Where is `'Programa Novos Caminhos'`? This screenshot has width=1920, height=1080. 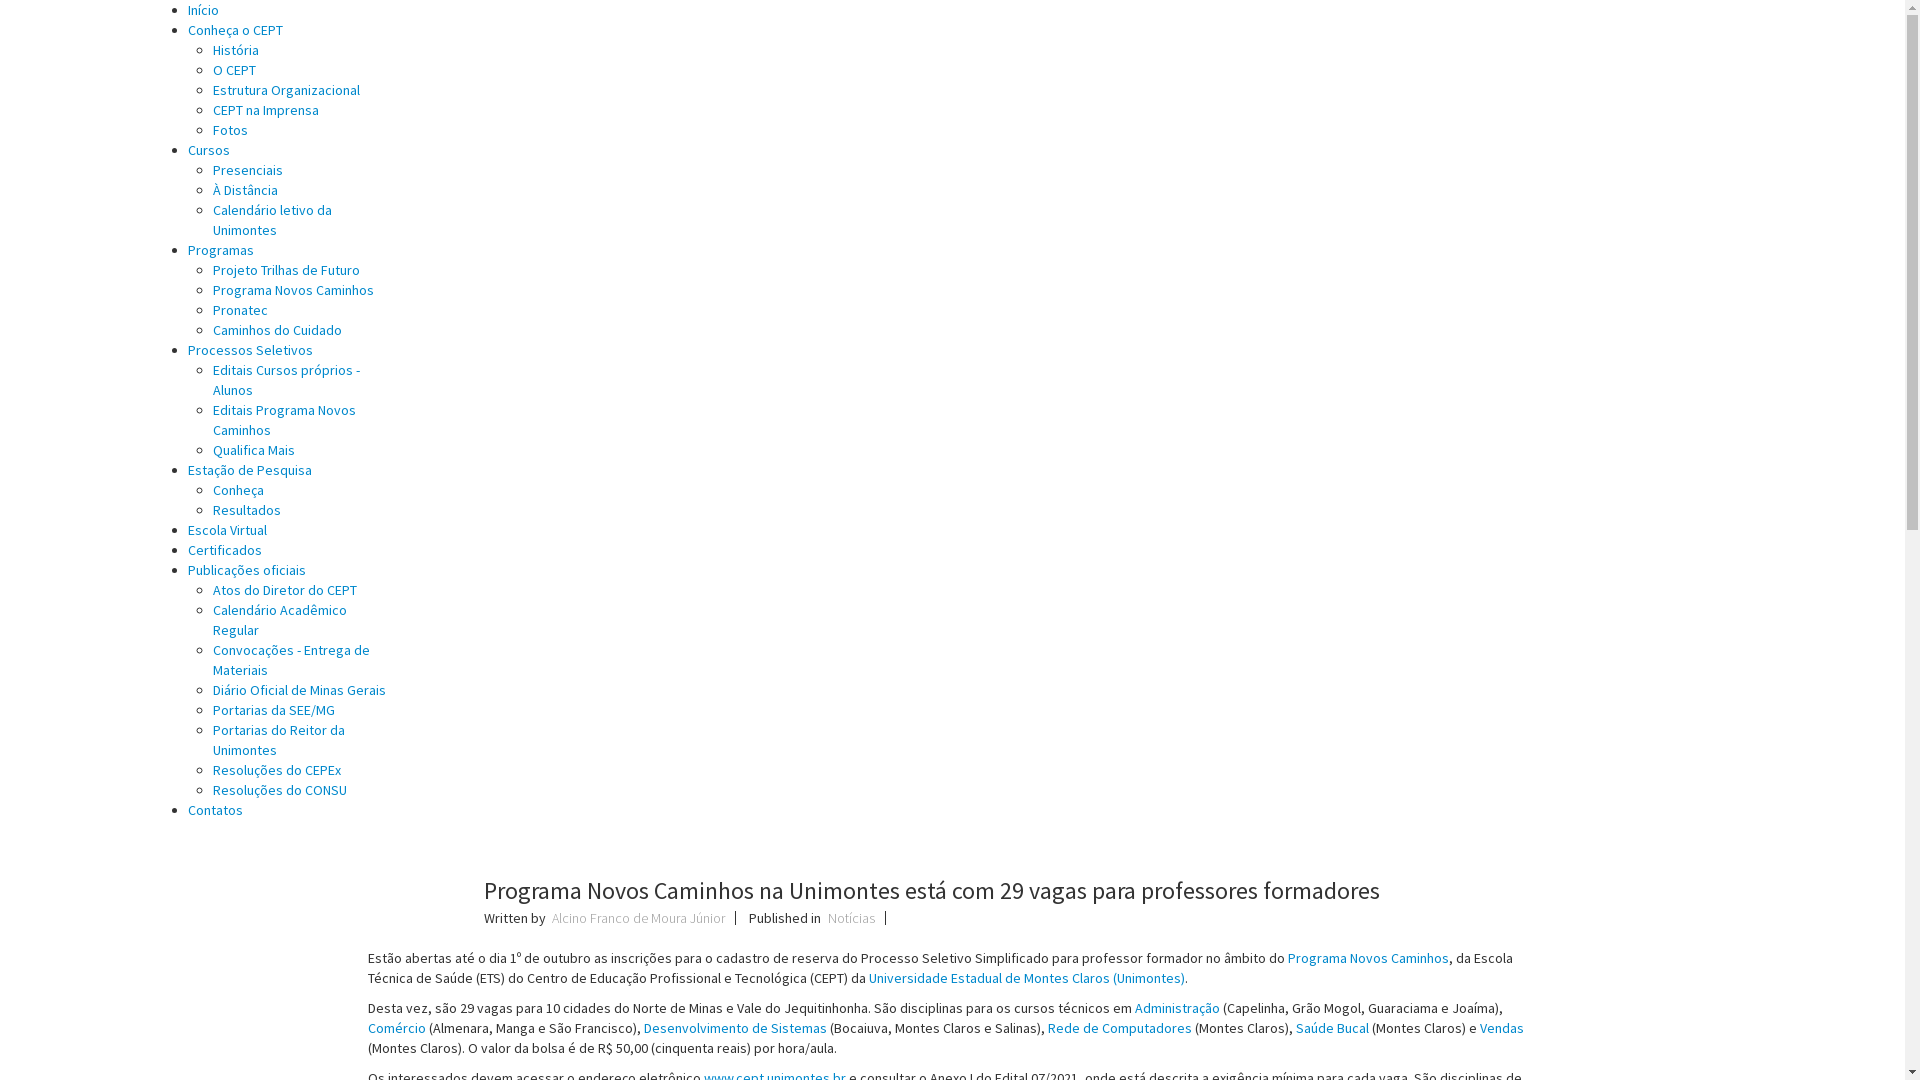 'Programa Novos Caminhos' is located at coordinates (1367, 956).